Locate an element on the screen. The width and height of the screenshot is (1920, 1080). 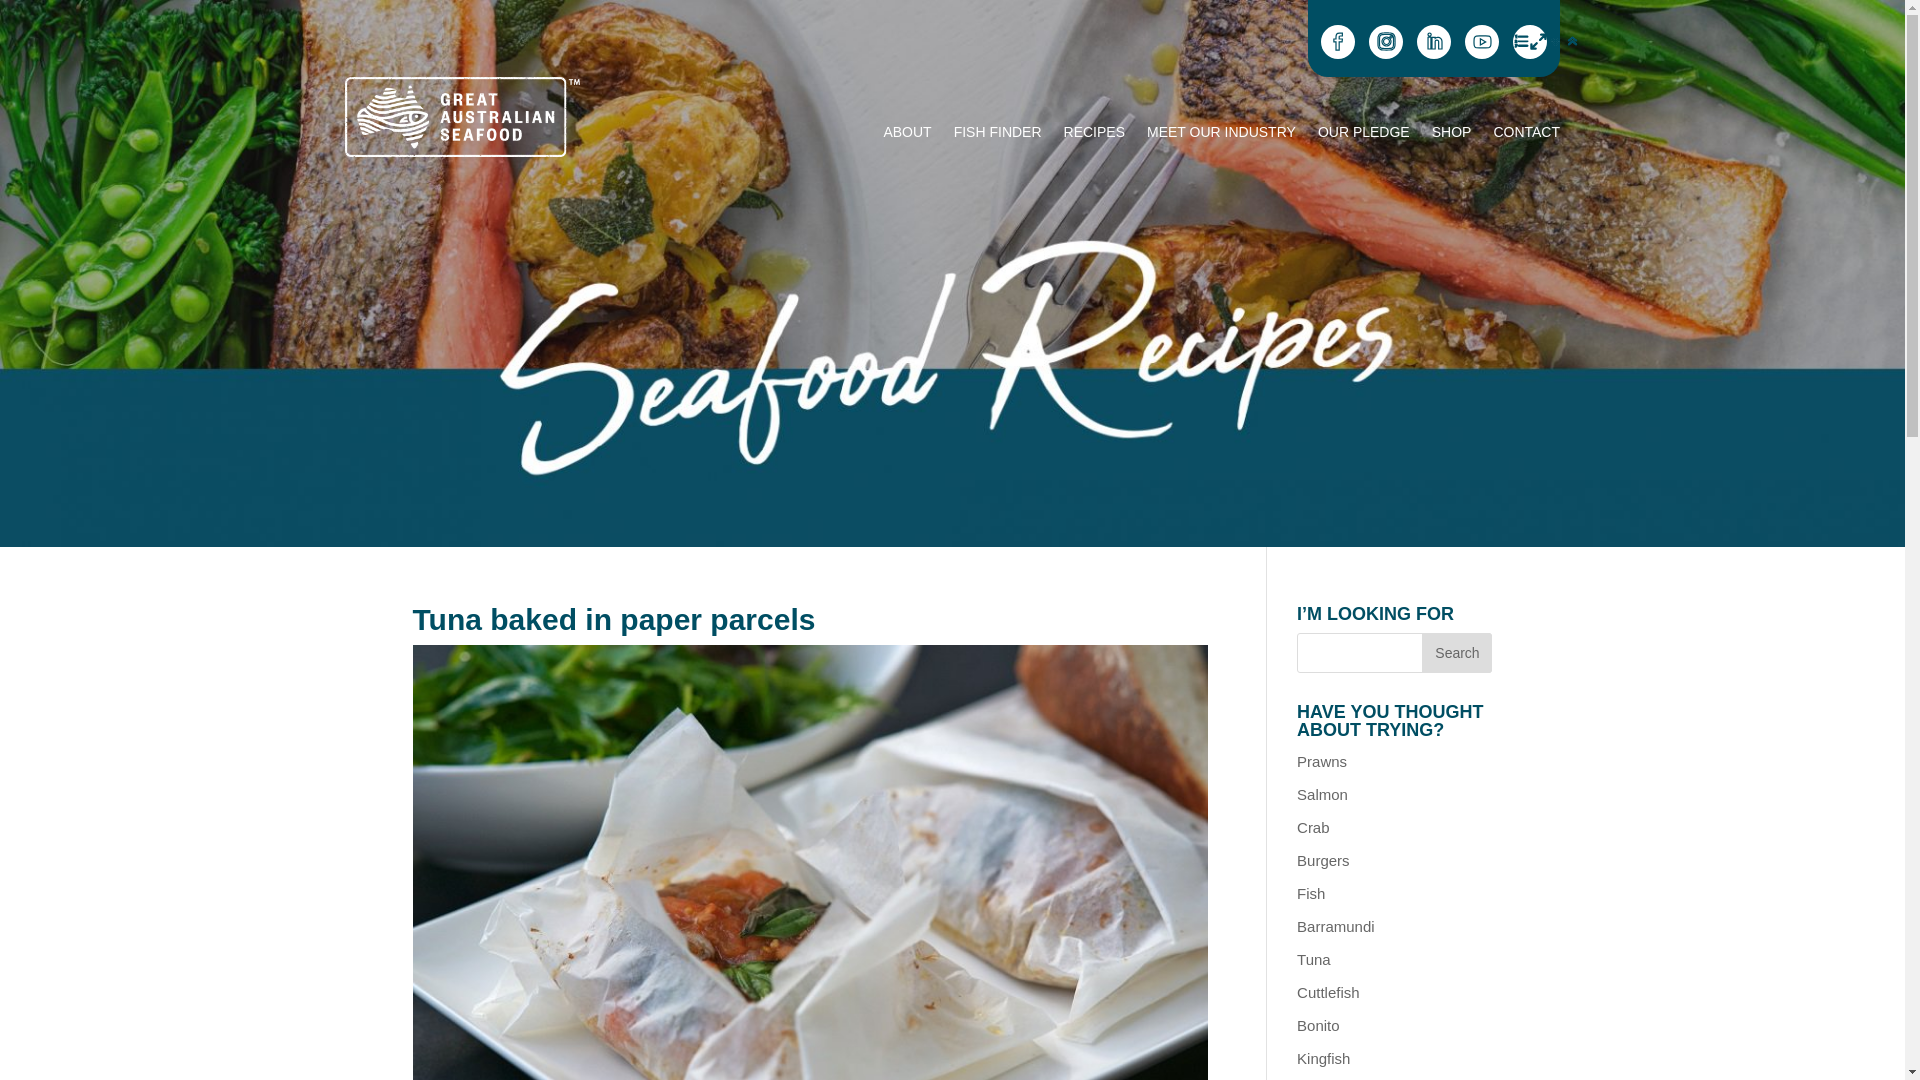
'Prawns' is located at coordinates (1321, 761).